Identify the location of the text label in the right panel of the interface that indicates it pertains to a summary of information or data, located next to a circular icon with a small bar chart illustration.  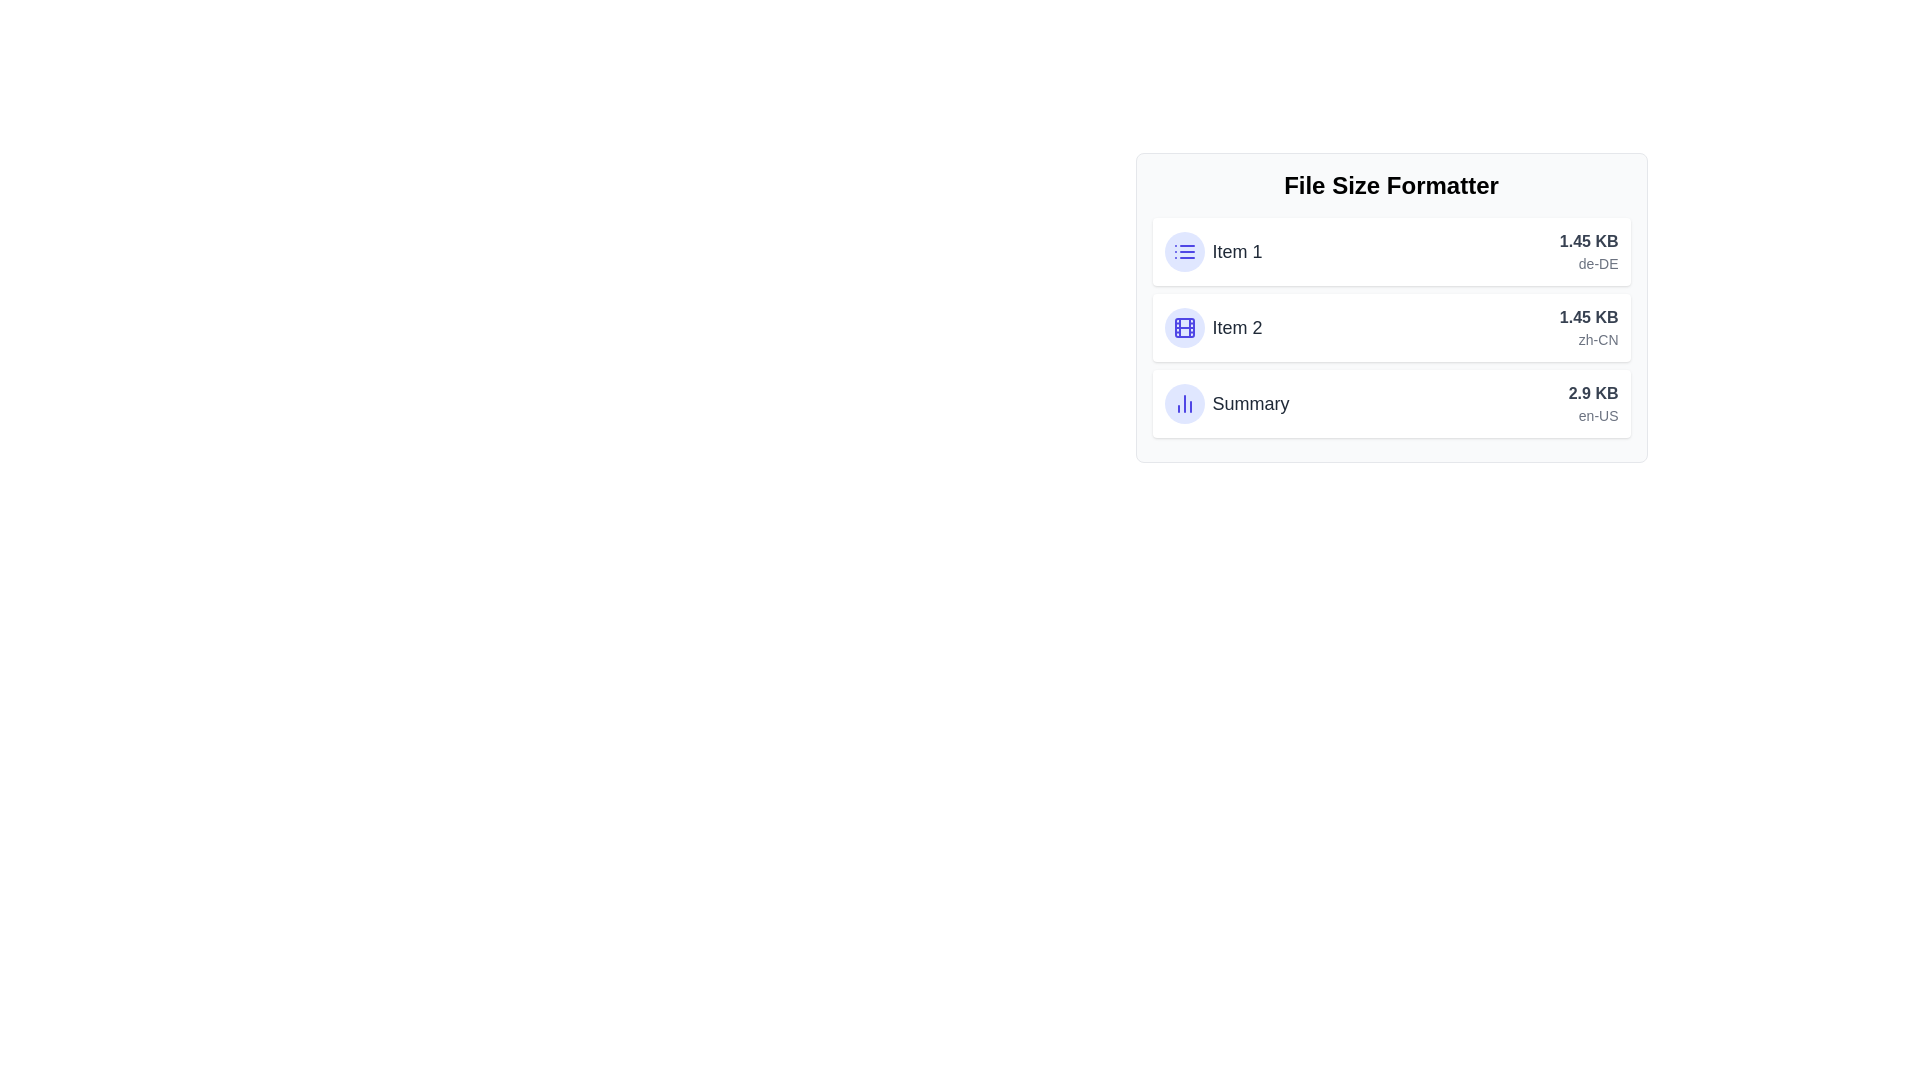
(1250, 404).